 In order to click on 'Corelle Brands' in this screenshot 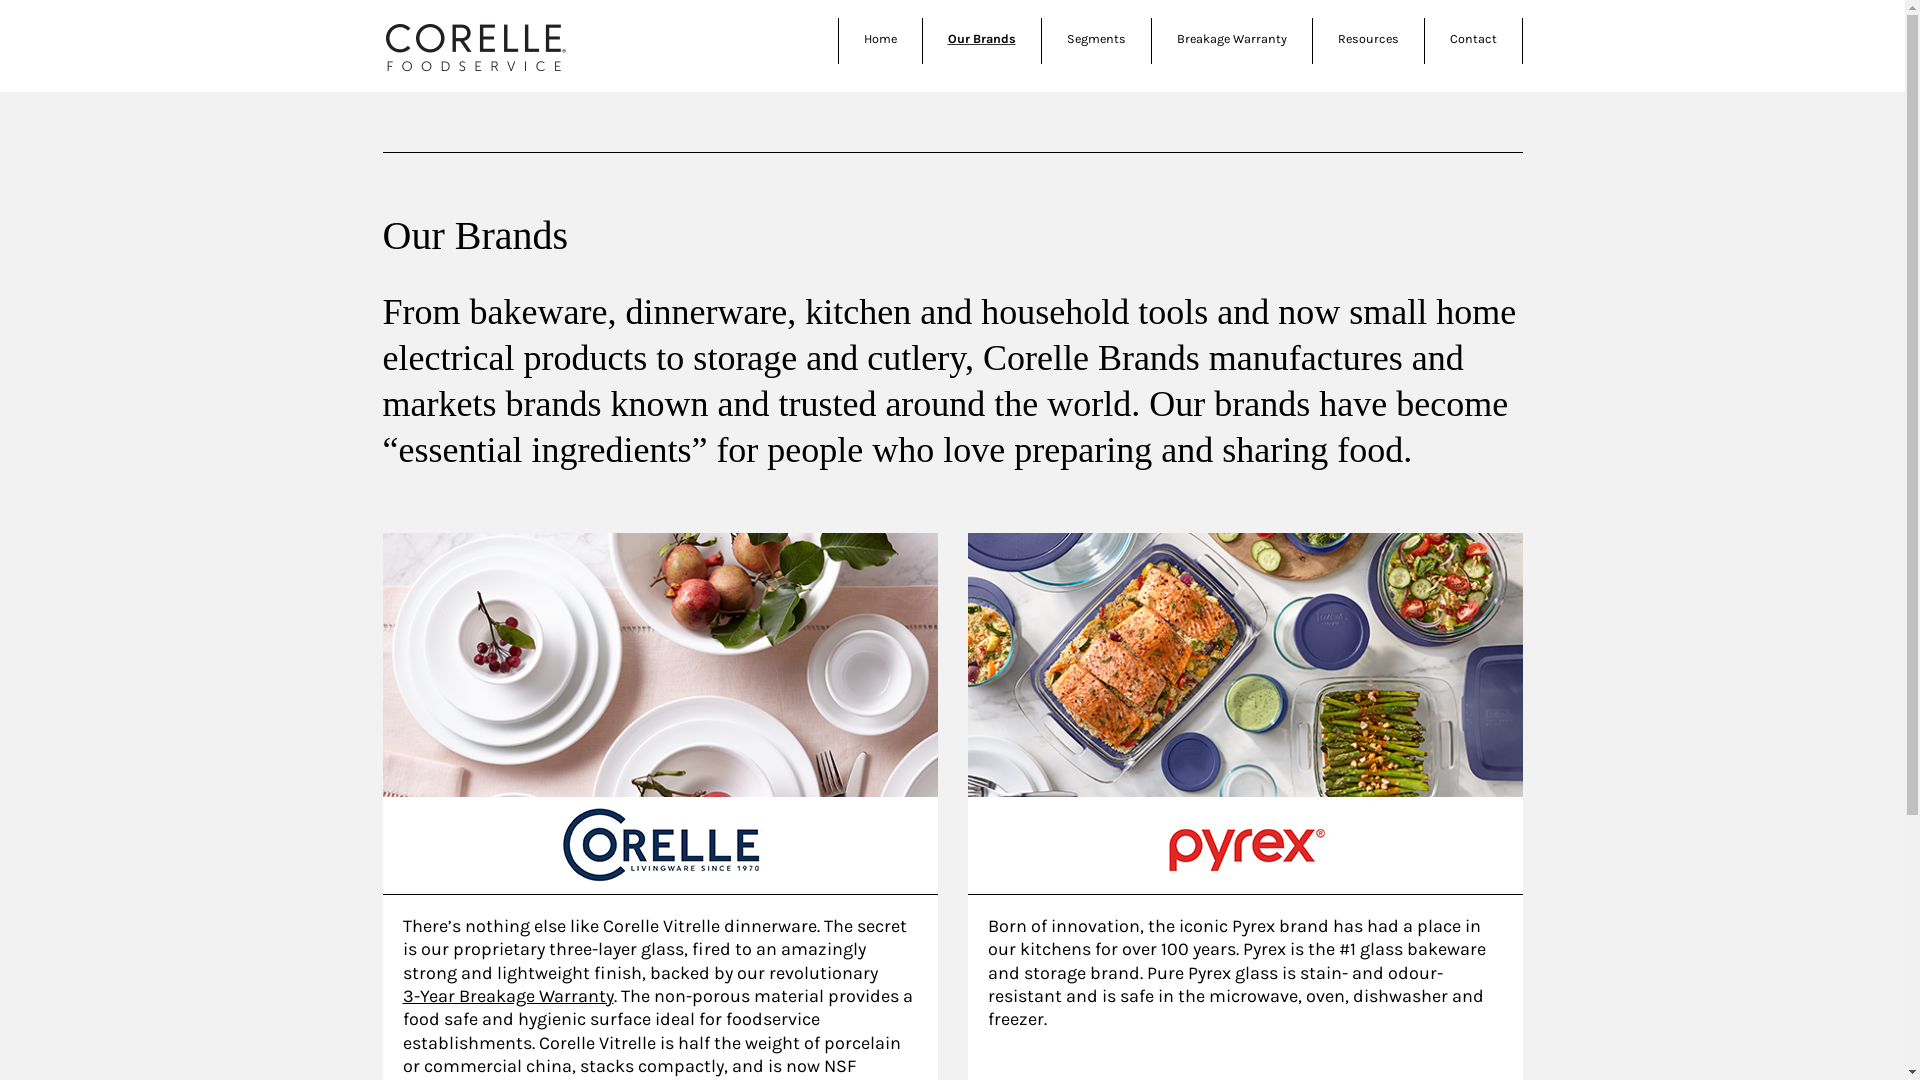, I will do `click(474, 46)`.